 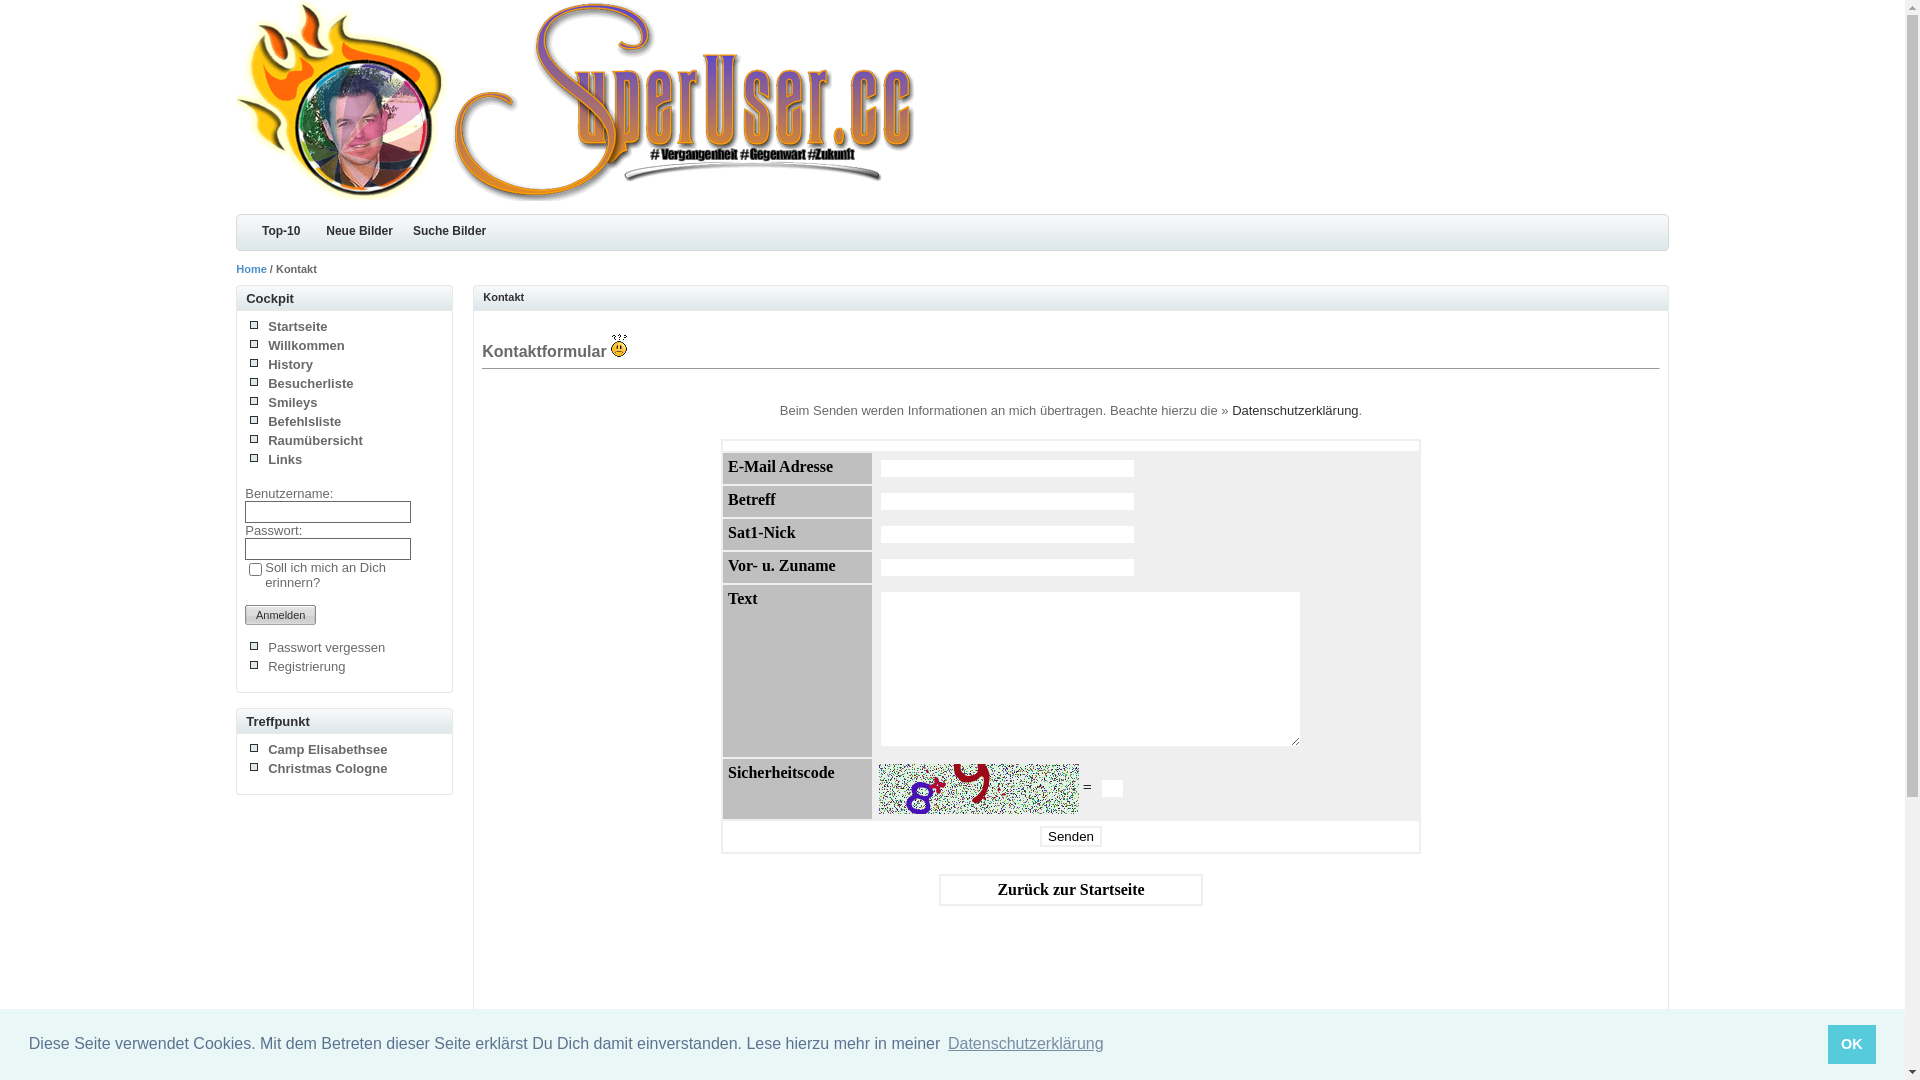 I want to click on 'Passwort vergessen', so click(x=326, y=647).